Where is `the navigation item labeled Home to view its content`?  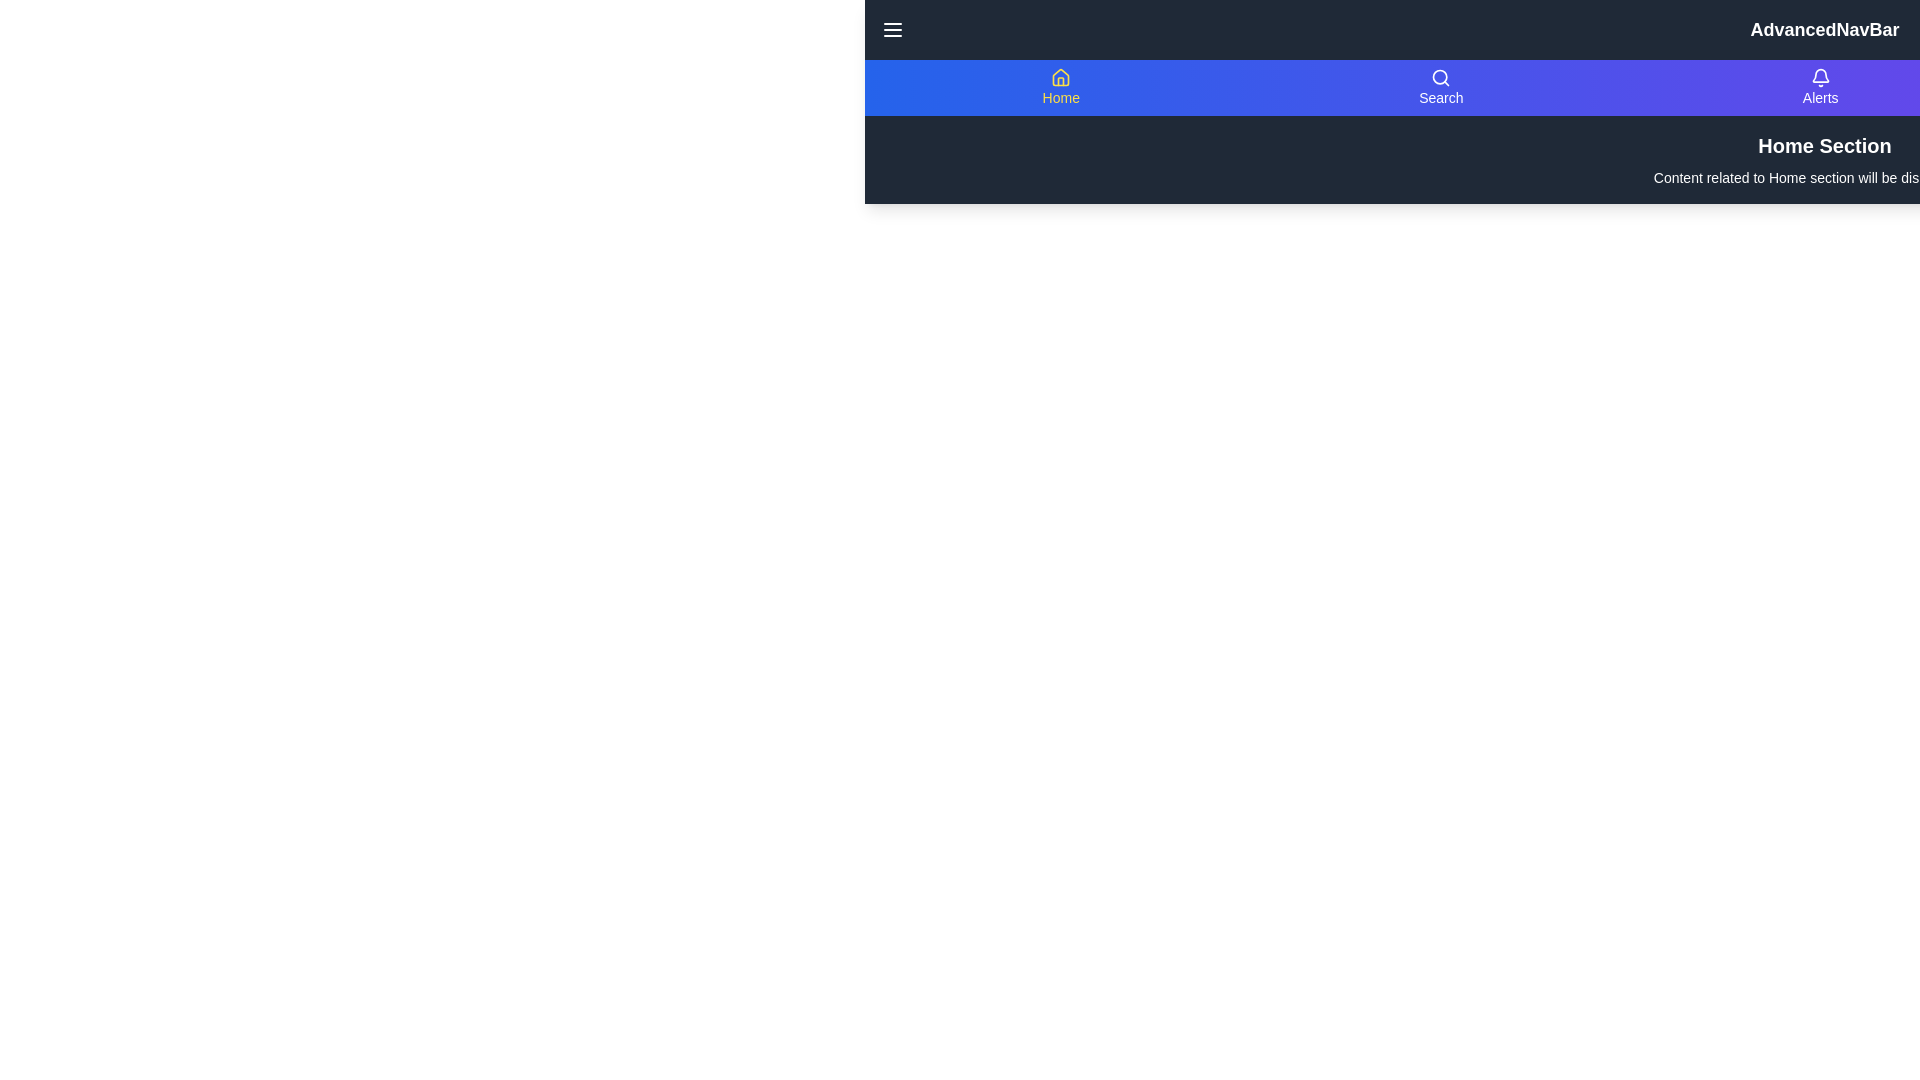
the navigation item labeled Home to view its content is located at coordinates (1059, 87).